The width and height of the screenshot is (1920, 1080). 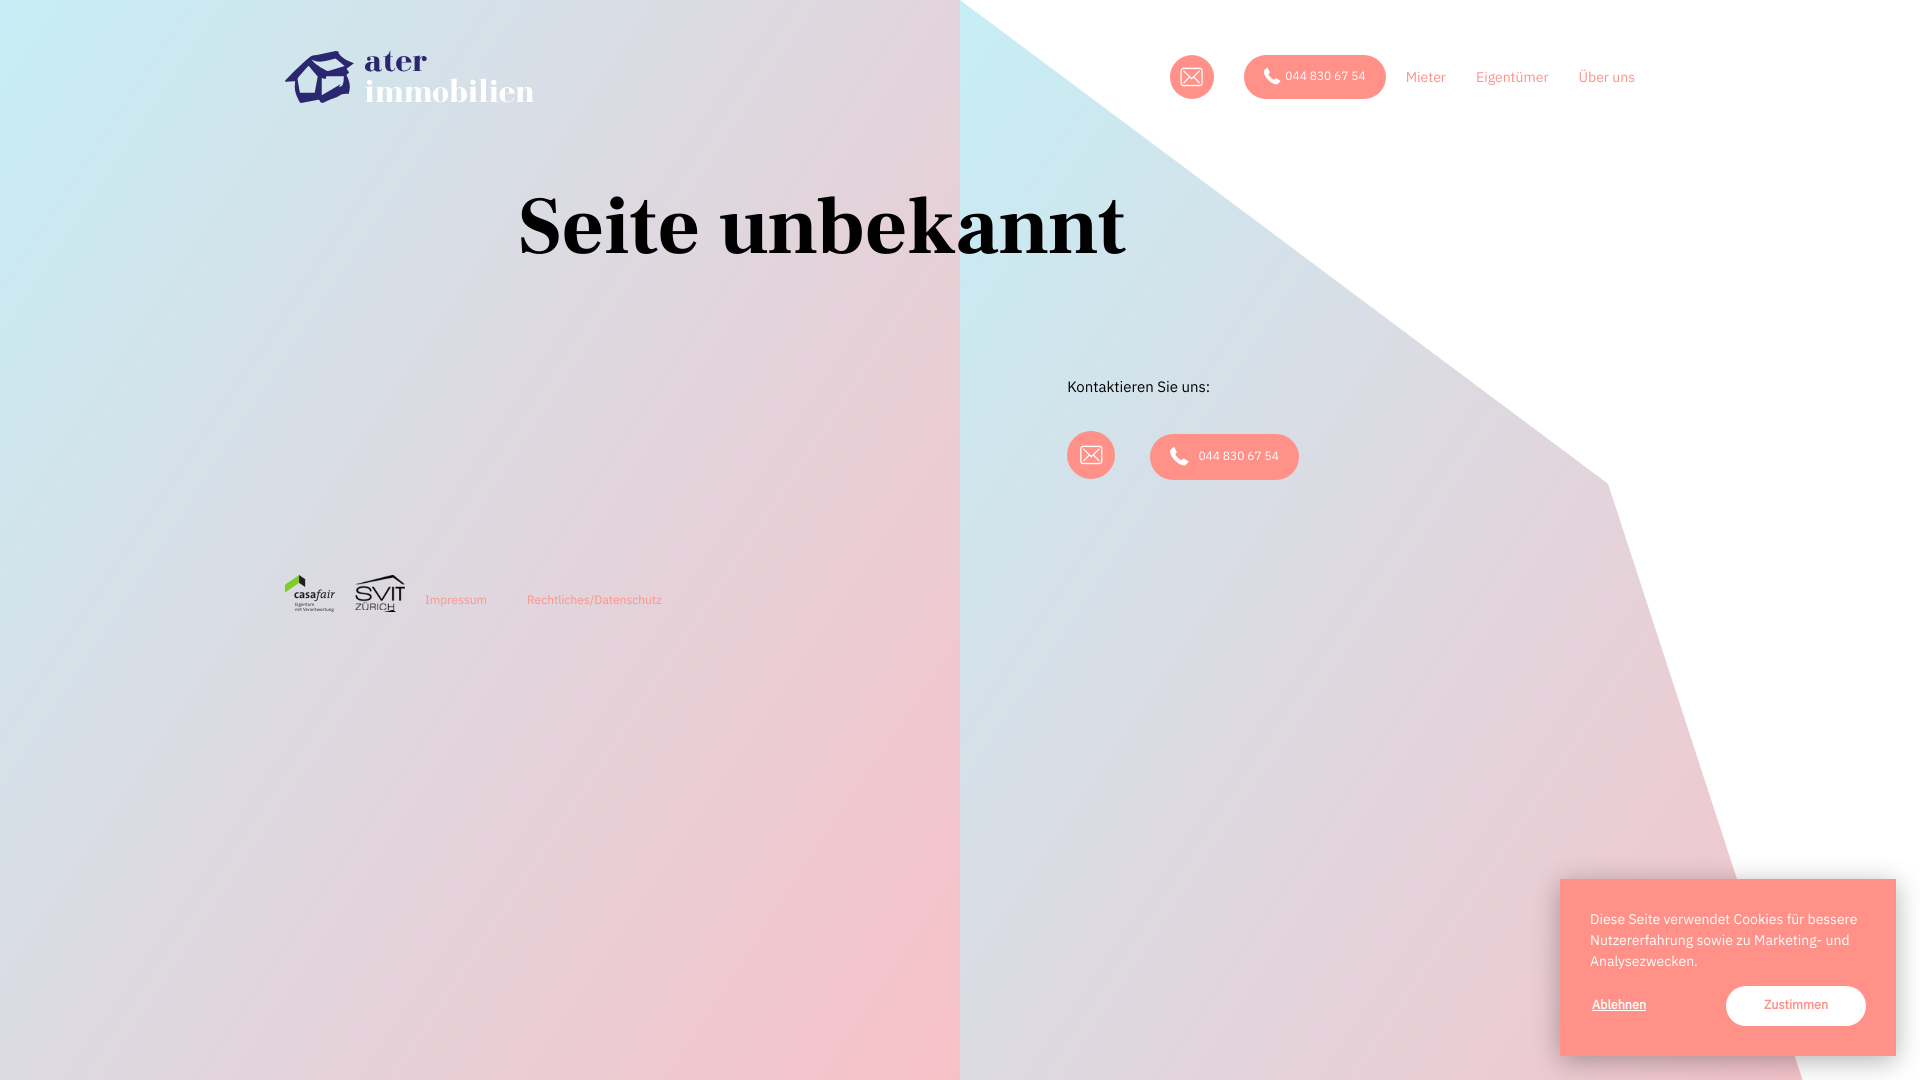 What do you see at coordinates (1795, 1006) in the screenshot?
I see `'Zustimmen'` at bounding box center [1795, 1006].